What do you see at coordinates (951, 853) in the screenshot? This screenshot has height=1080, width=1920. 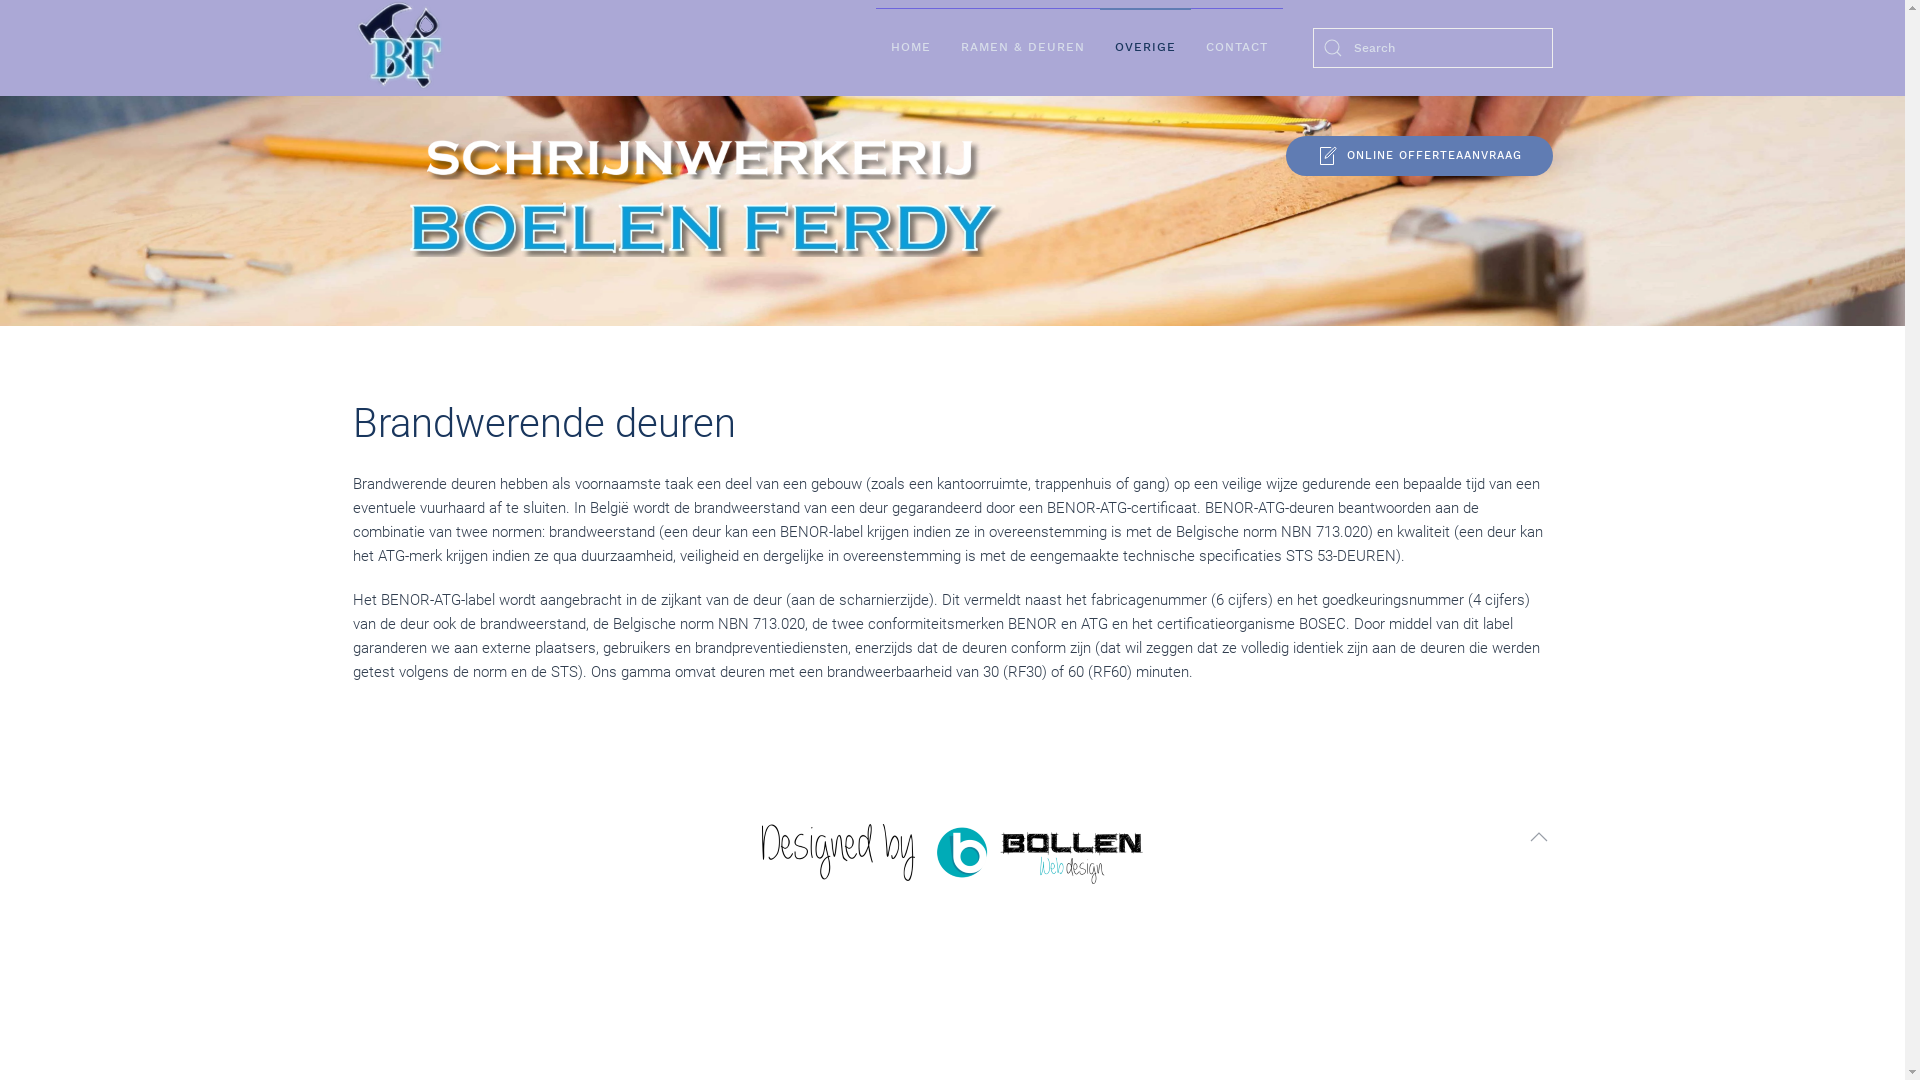 I see `'Bollen Webdesign'` at bounding box center [951, 853].